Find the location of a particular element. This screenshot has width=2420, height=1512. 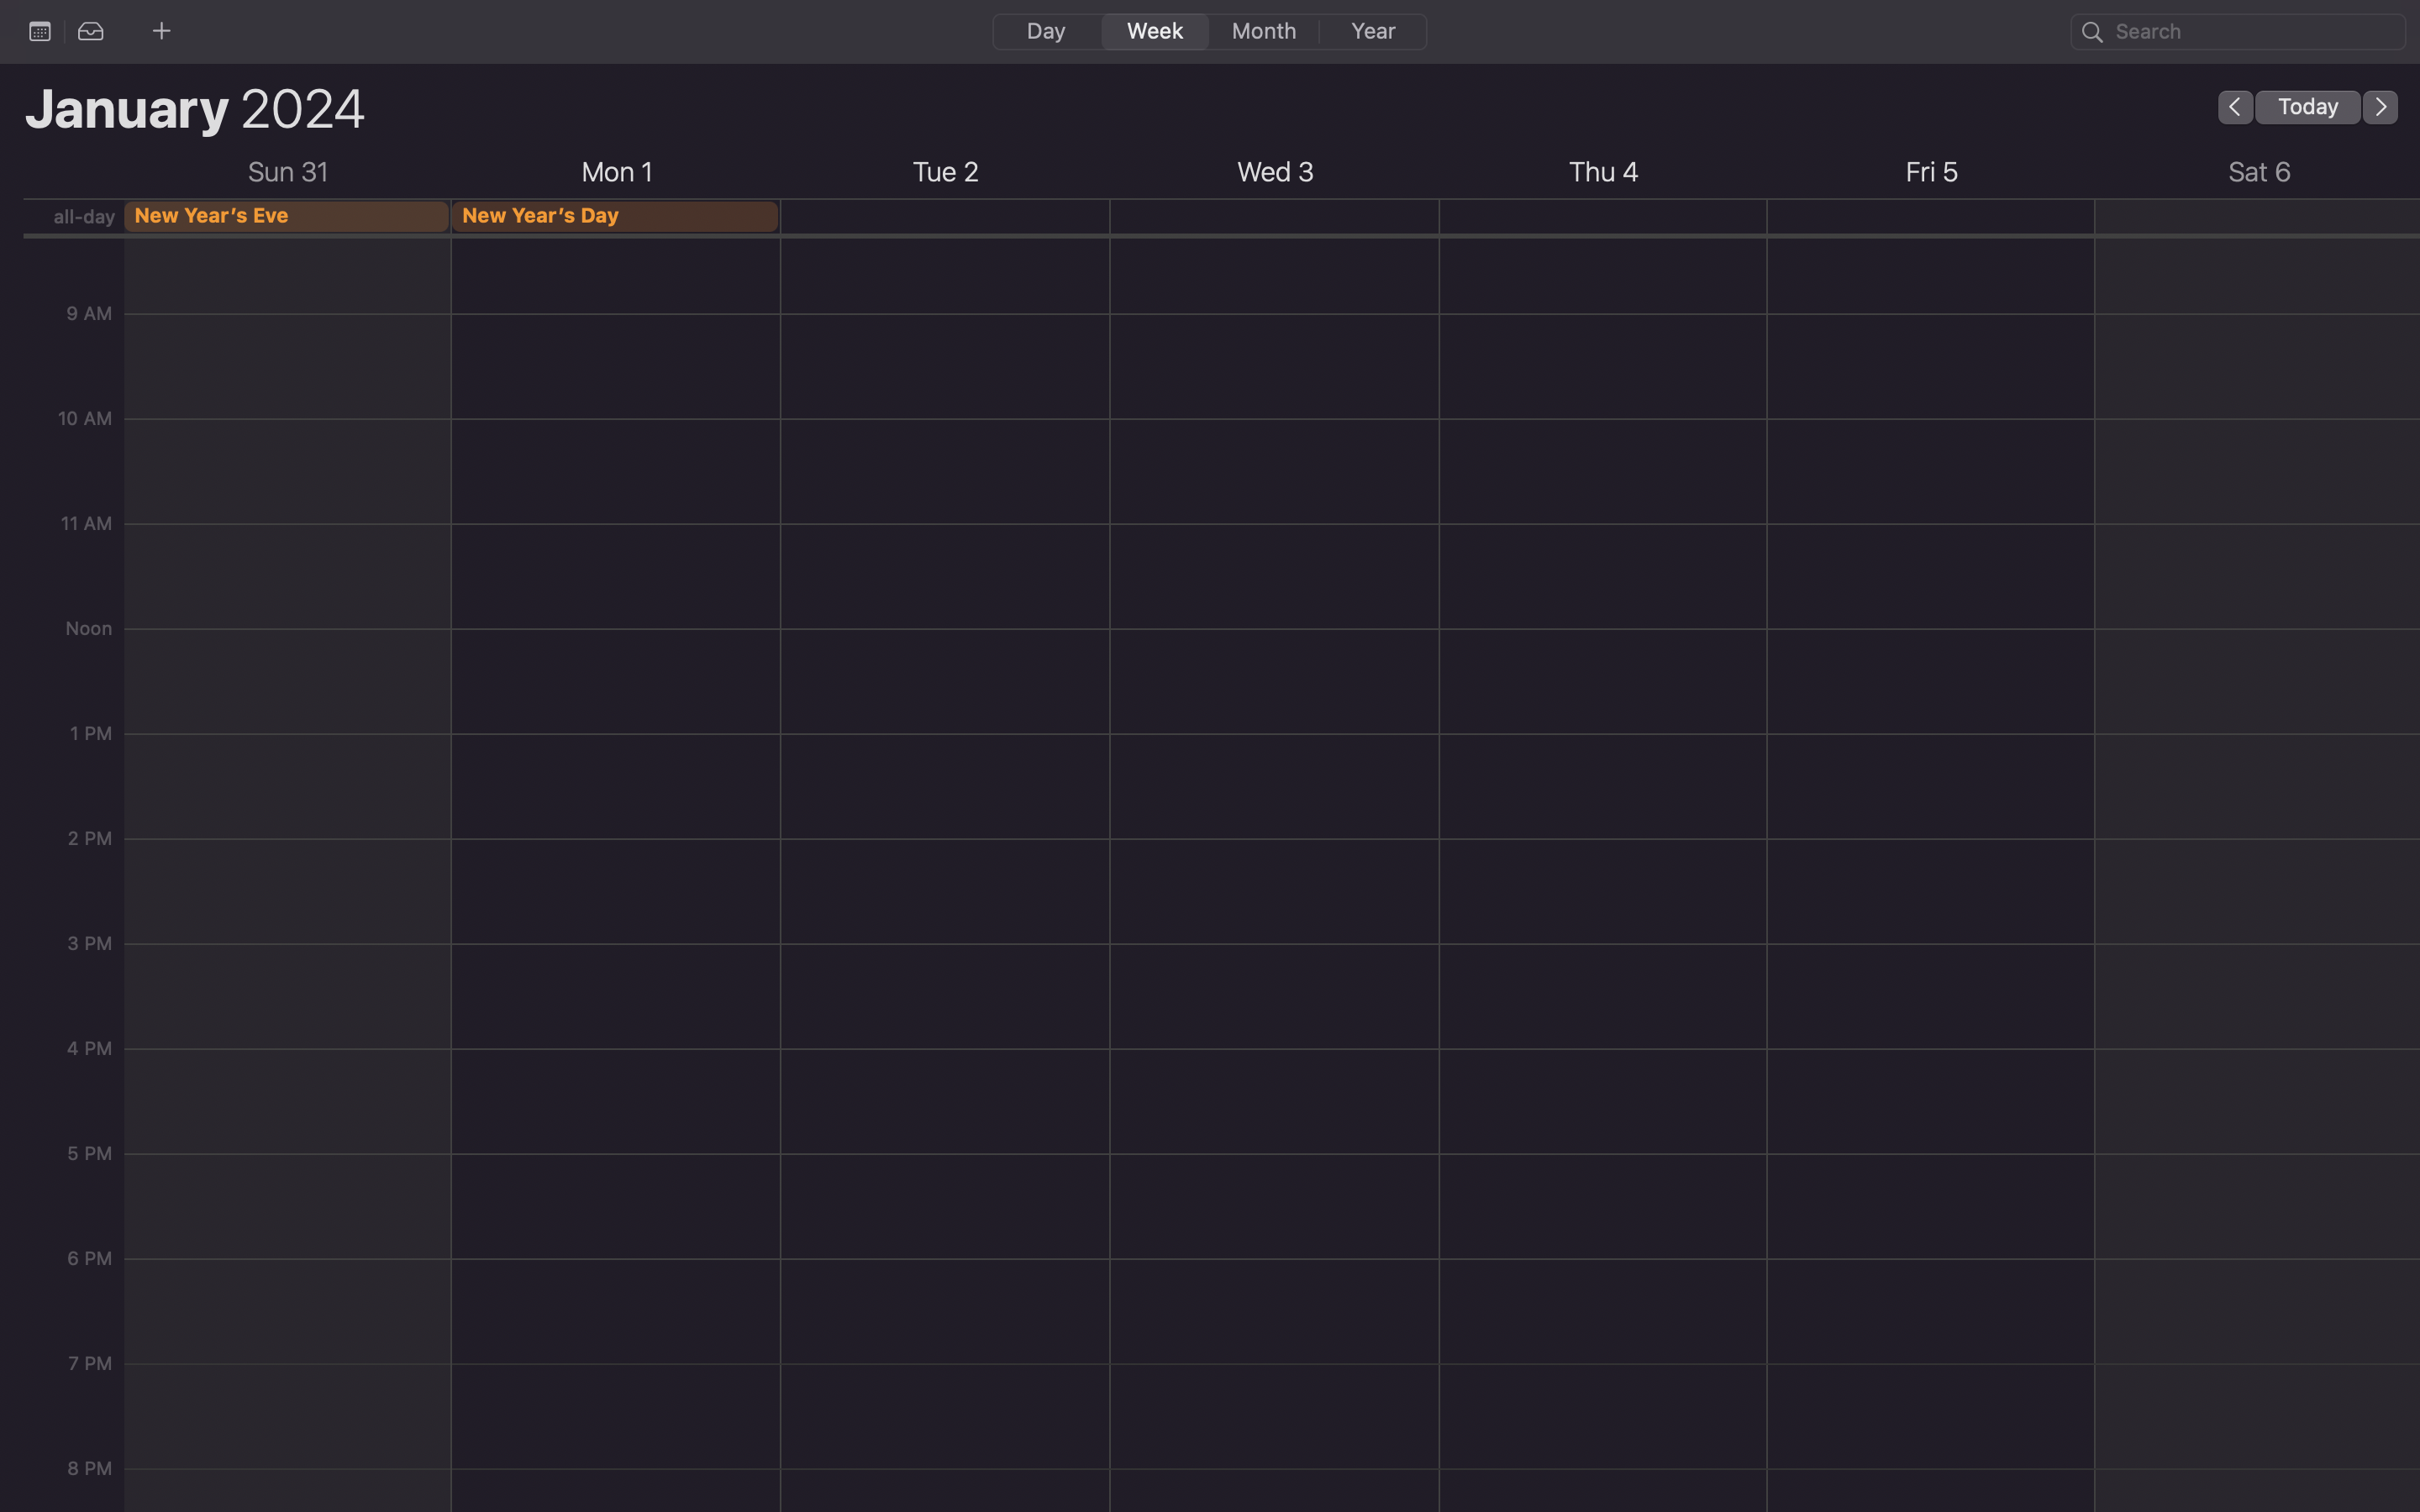

Create an event for 10 am on Monday is located at coordinates (617, 331).